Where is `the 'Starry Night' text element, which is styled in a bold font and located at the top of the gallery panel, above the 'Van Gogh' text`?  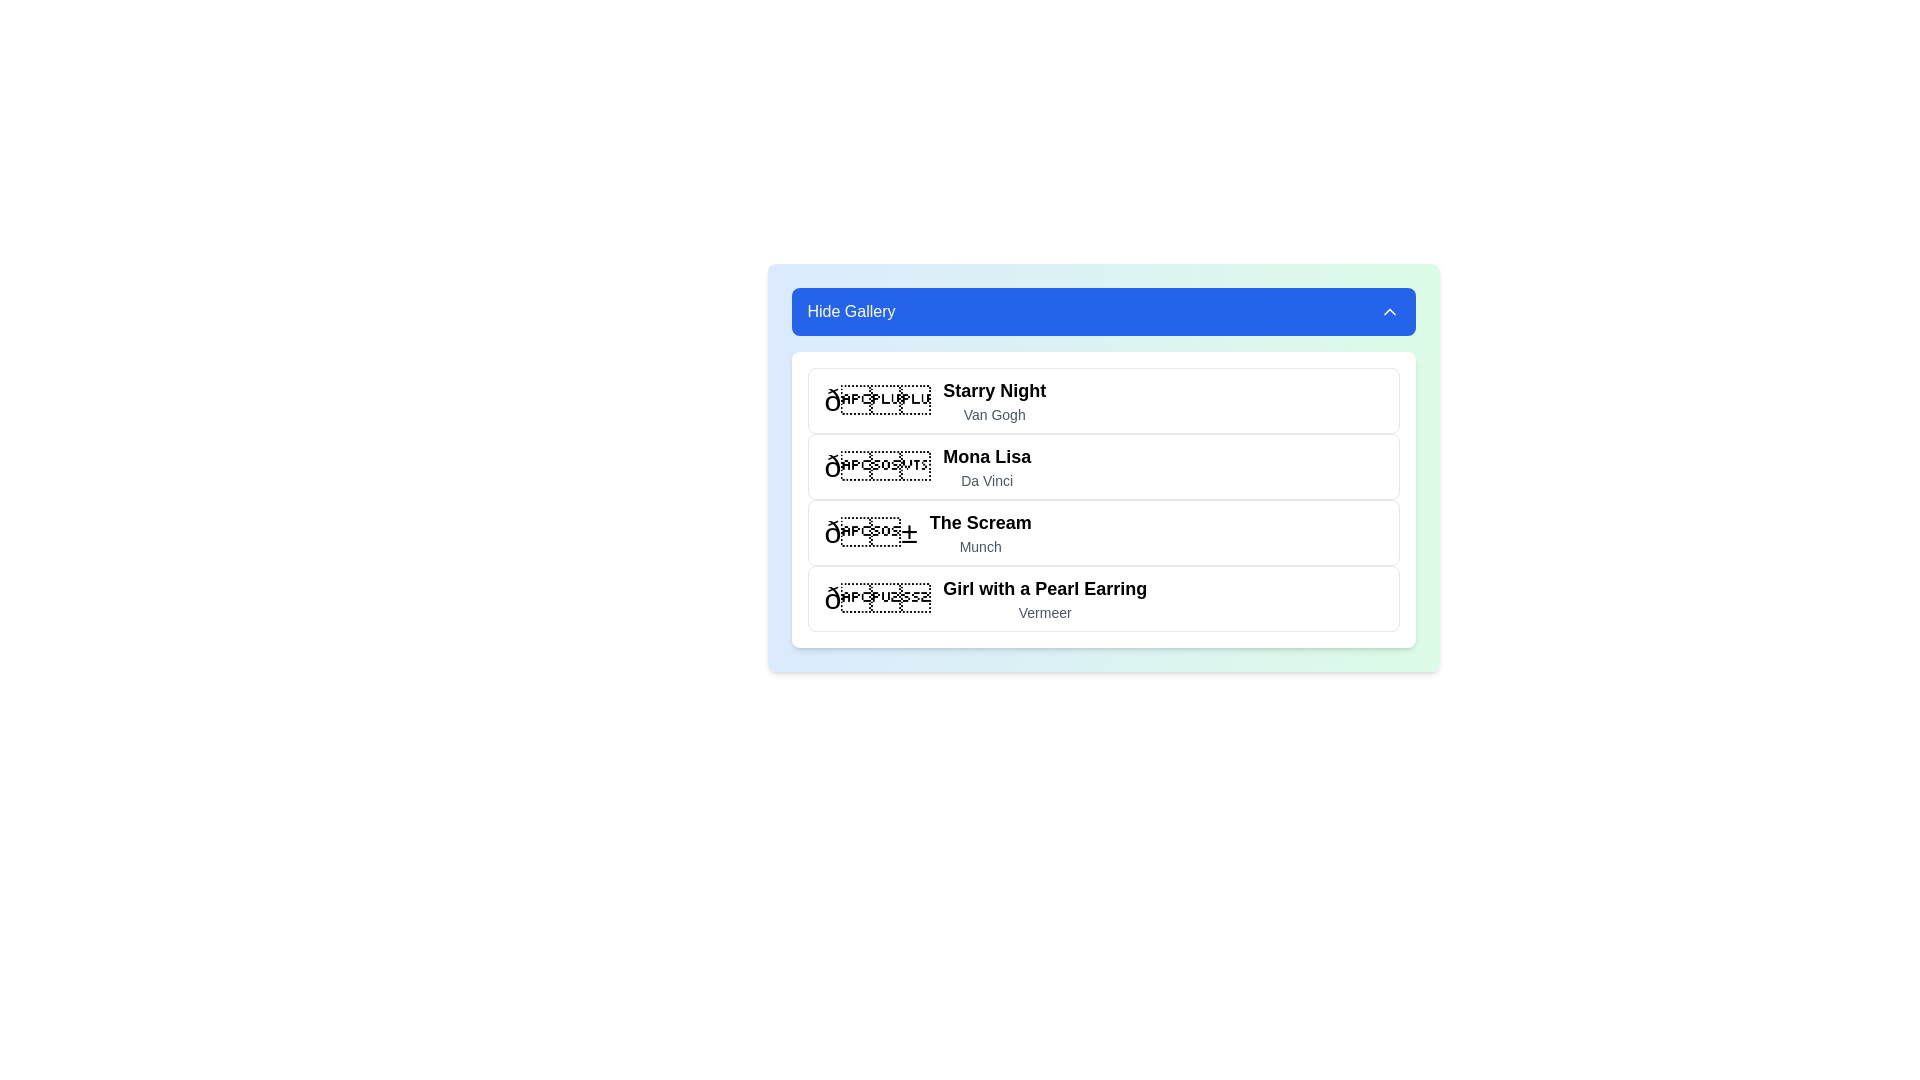
the 'Starry Night' text element, which is styled in a bold font and located at the top of the gallery panel, above the 'Van Gogh' text is located at coordinates (994, 390).